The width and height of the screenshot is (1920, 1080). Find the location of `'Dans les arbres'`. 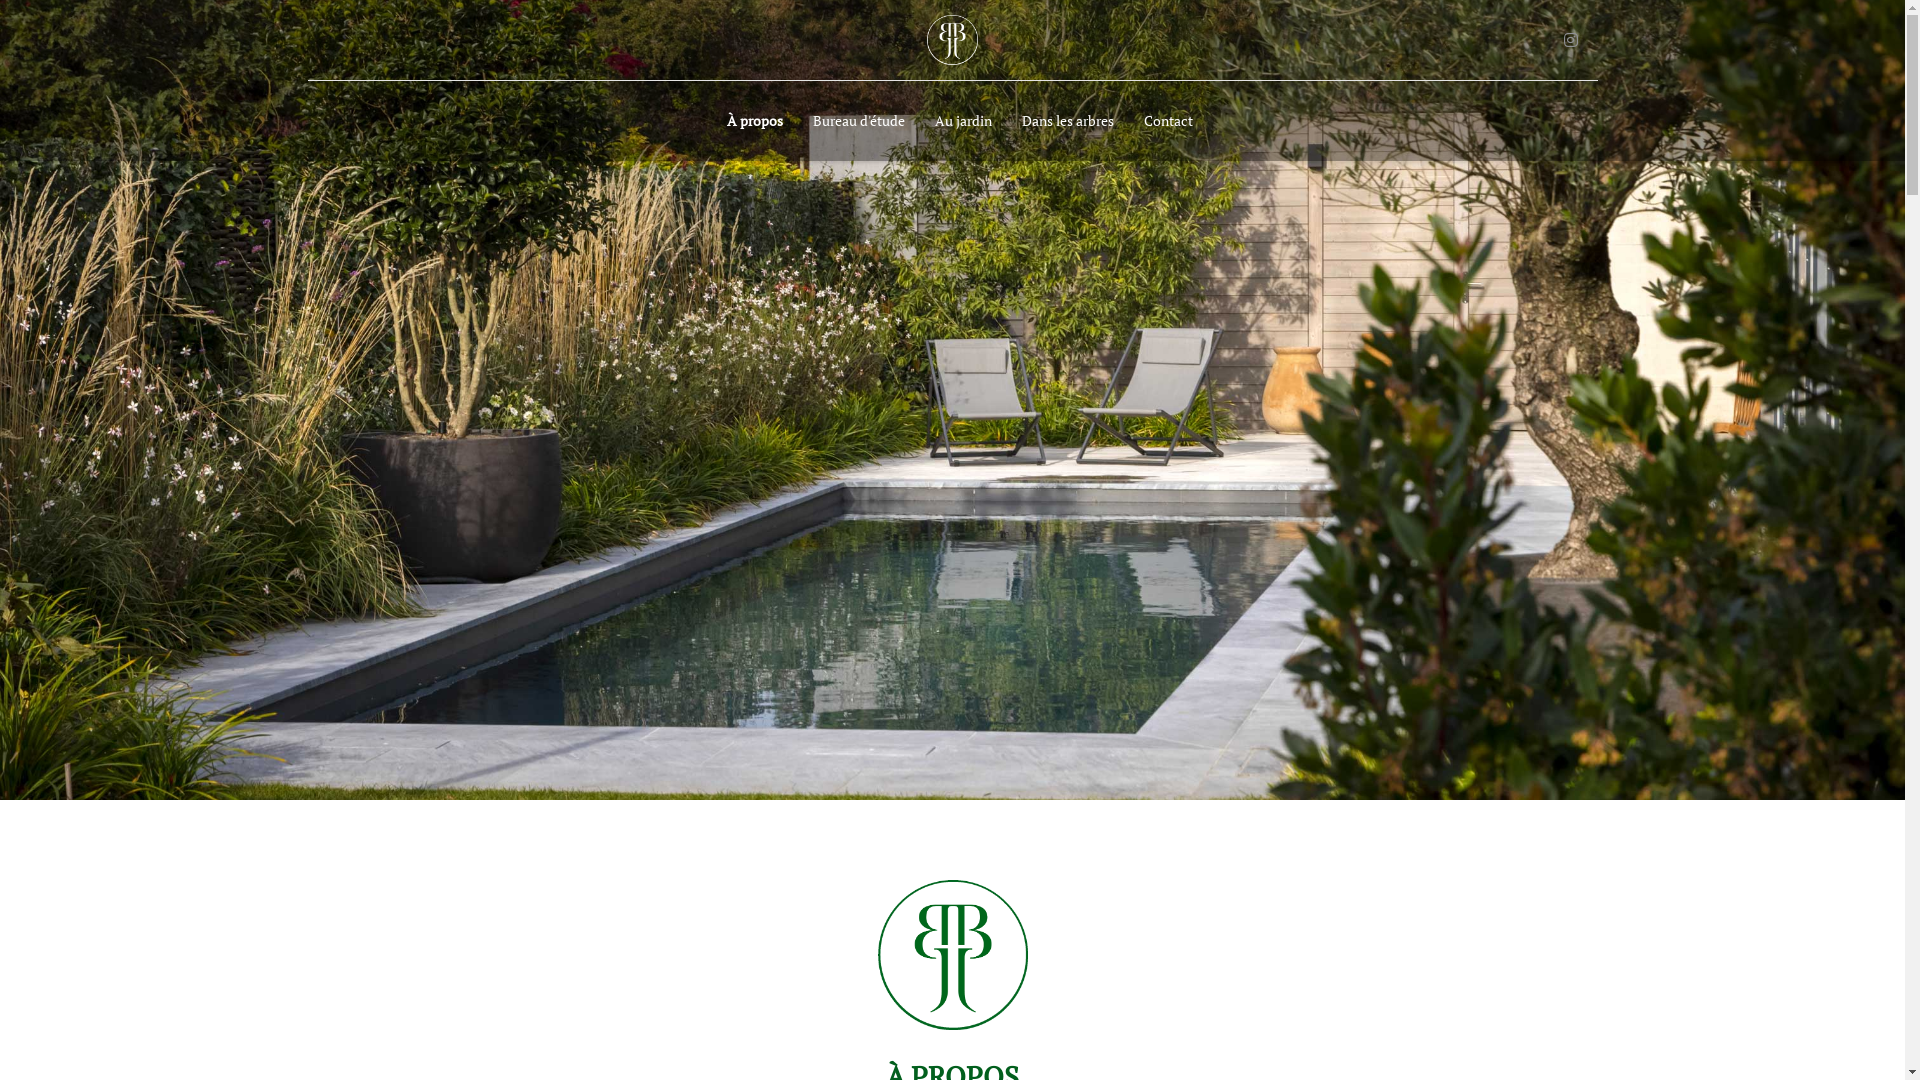

'Dans les arbres' is located at coordinates (1067, 120).